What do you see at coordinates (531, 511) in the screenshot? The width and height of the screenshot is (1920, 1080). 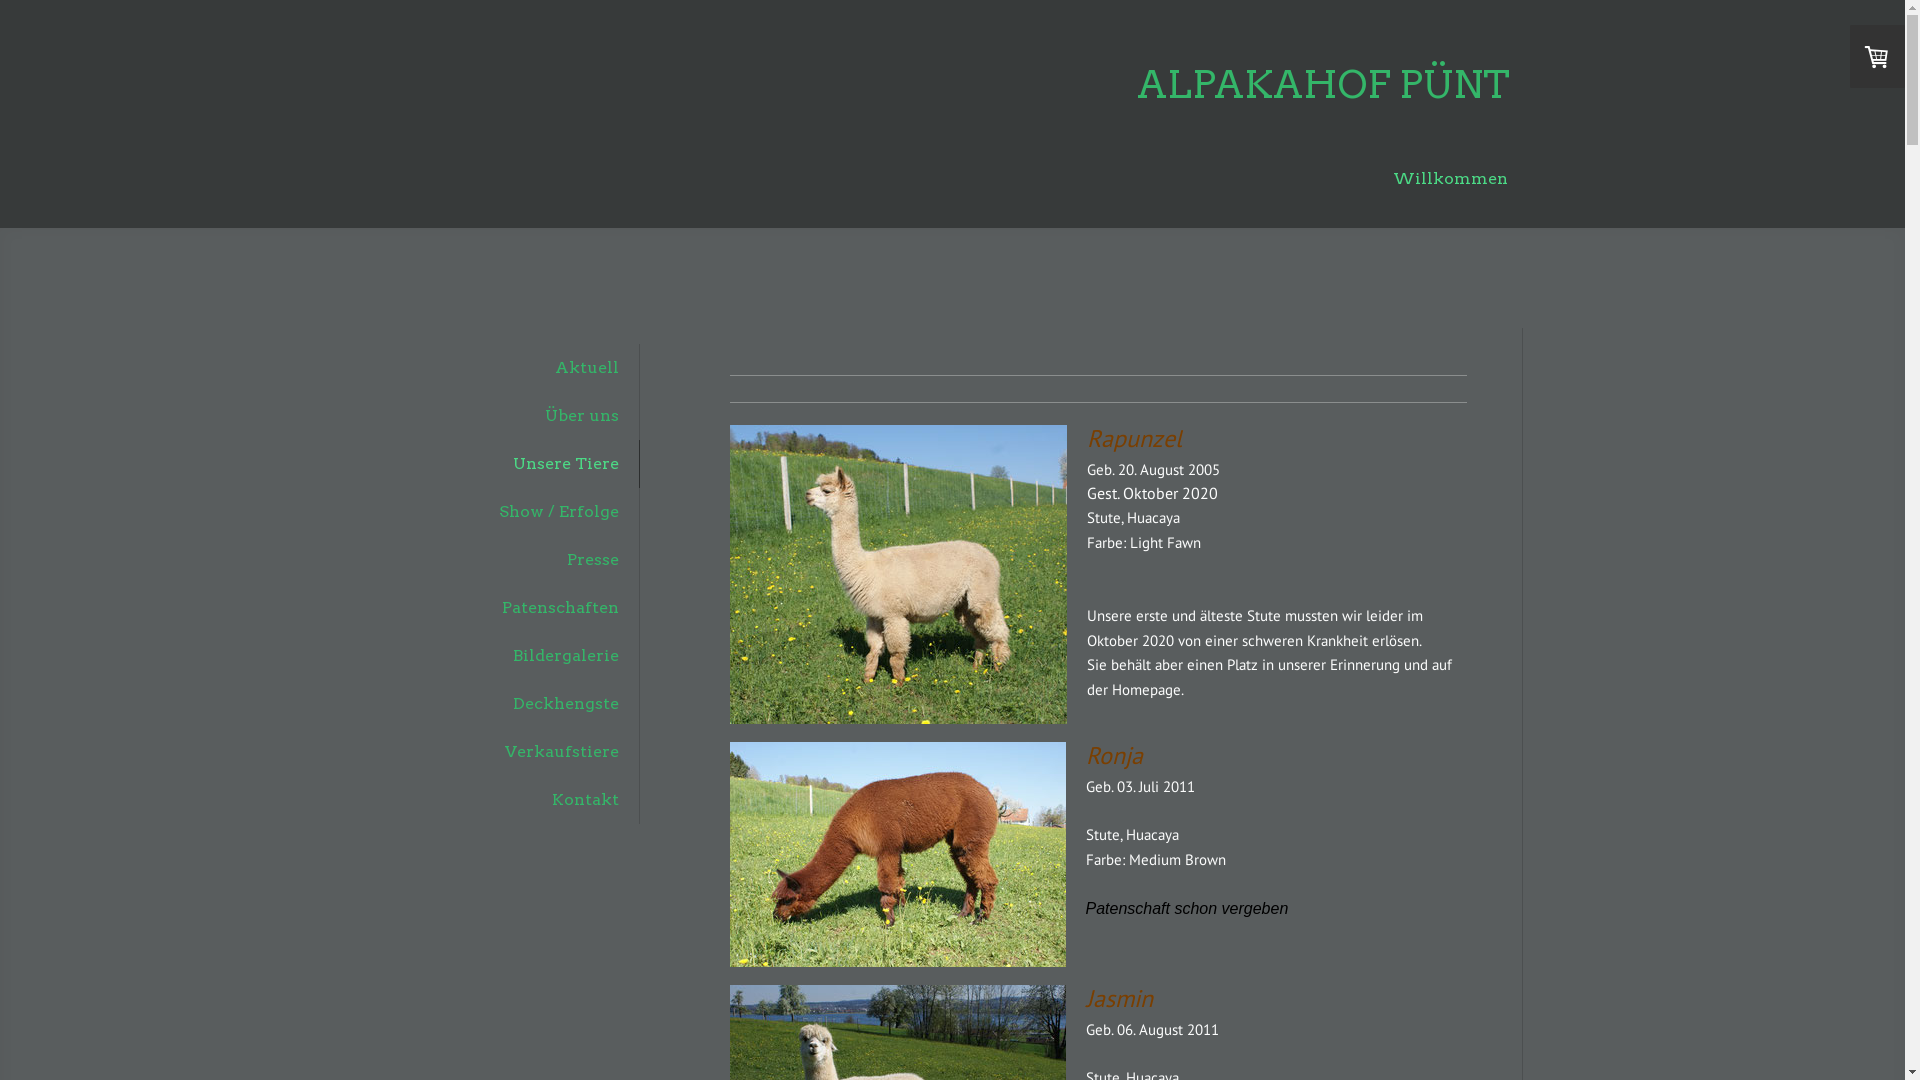 I see `'Show / Erfolge'` at bounding box center [531, 511].